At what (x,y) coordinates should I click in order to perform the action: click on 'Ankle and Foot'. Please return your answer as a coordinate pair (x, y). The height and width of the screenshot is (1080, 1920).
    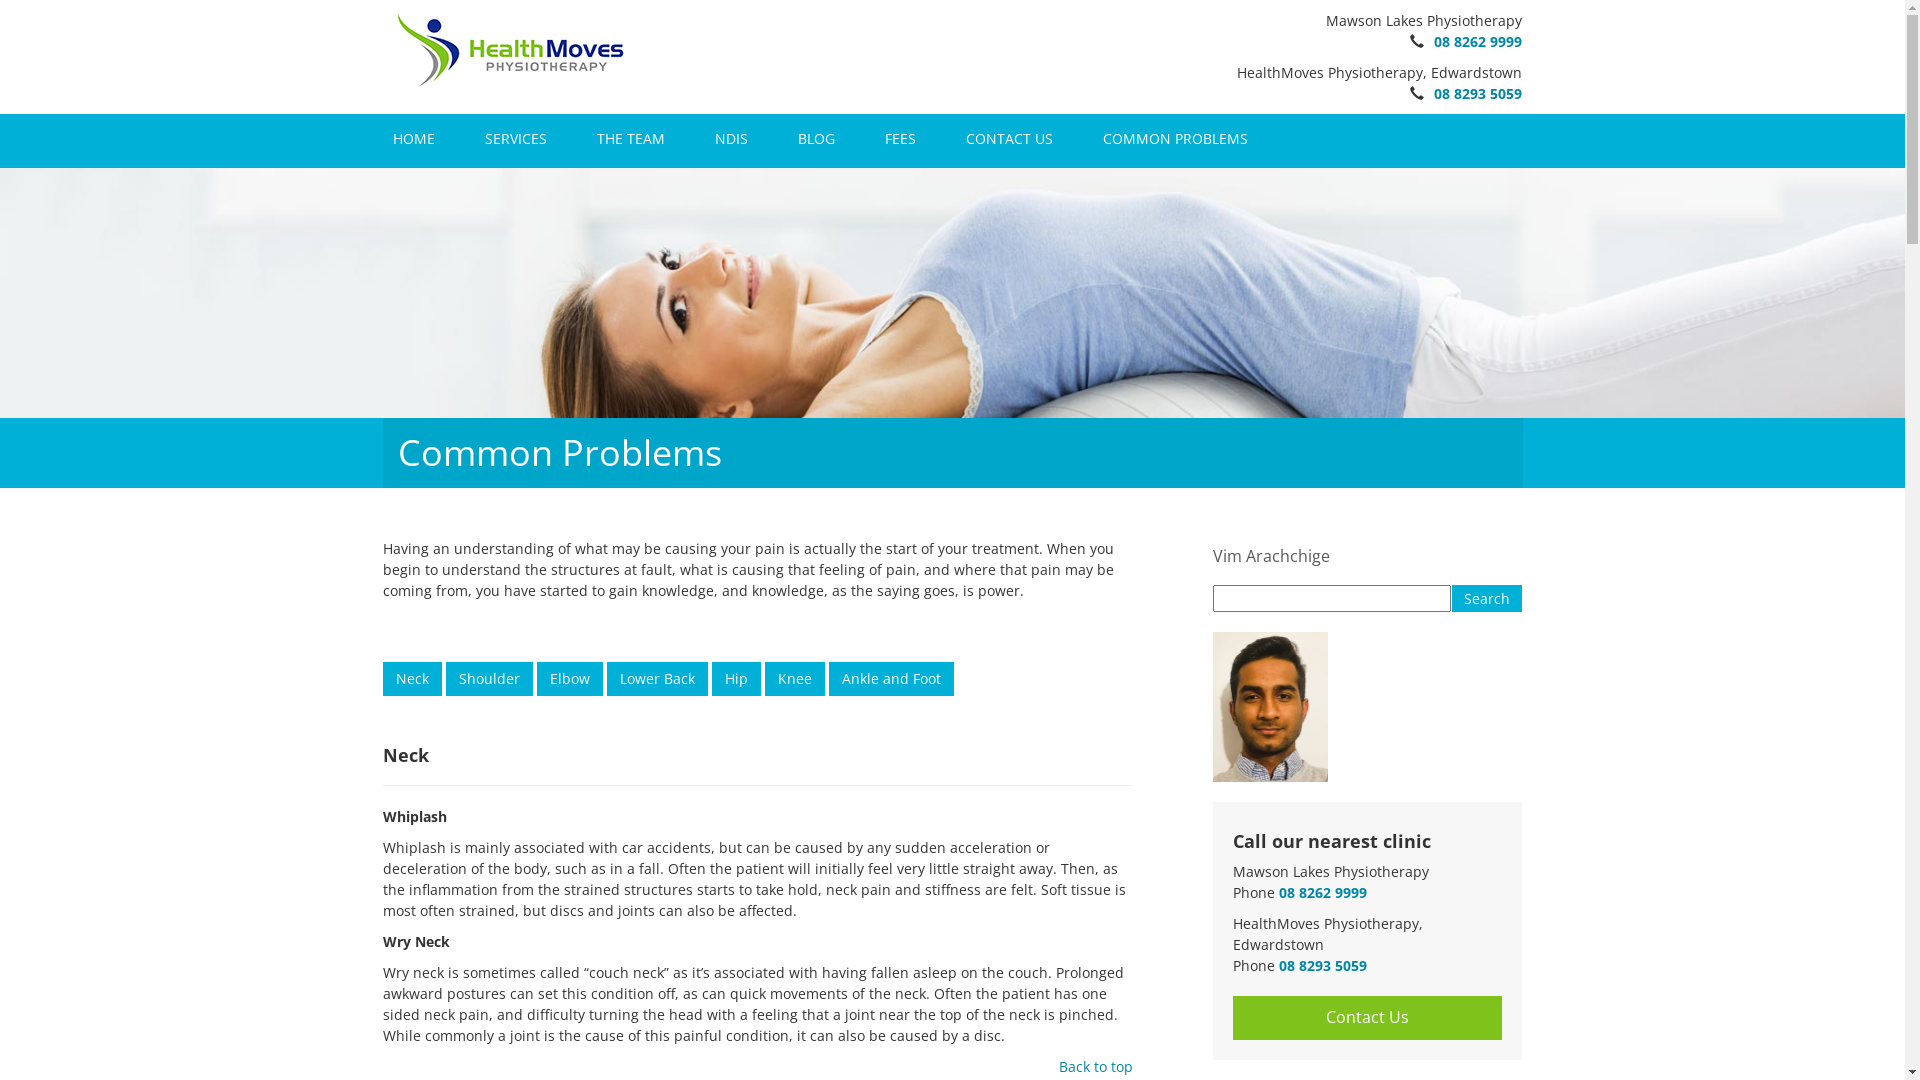
    Looking at the image, I should click on (889, 666).